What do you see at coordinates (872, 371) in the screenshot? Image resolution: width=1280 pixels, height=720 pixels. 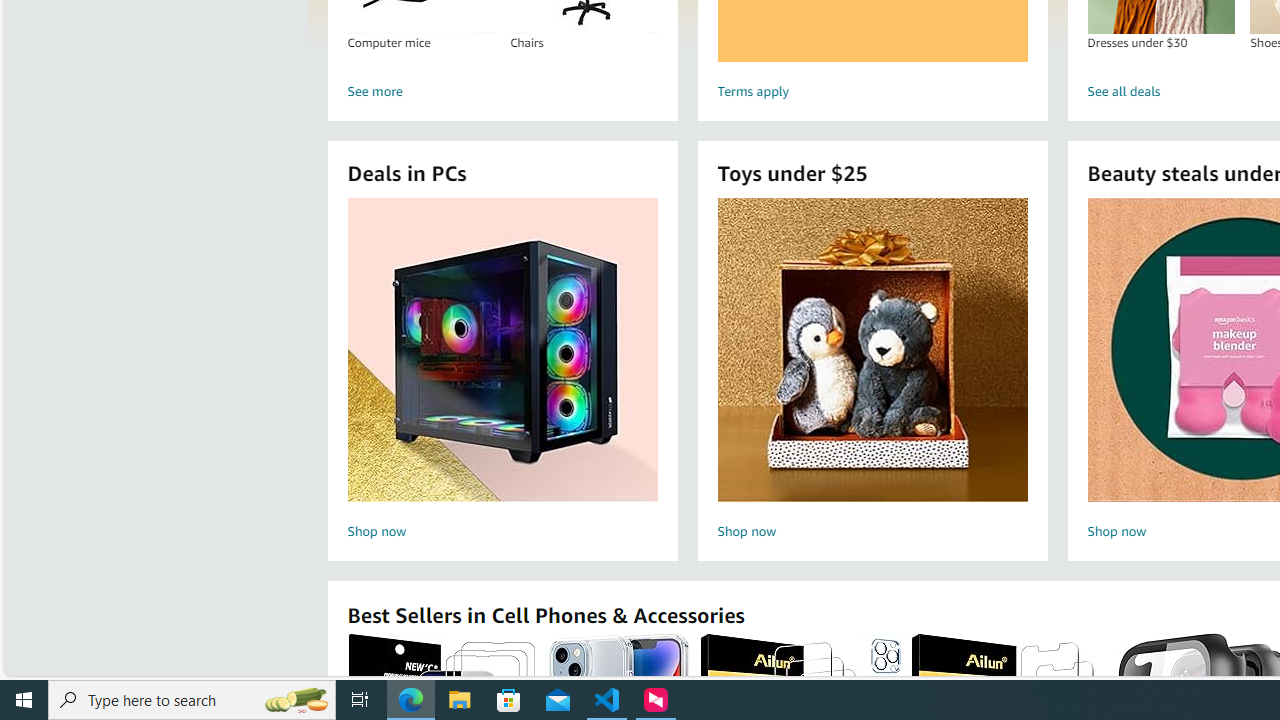 I see `'Toys under $25 Shop now'` at bounding box center [872, 371].